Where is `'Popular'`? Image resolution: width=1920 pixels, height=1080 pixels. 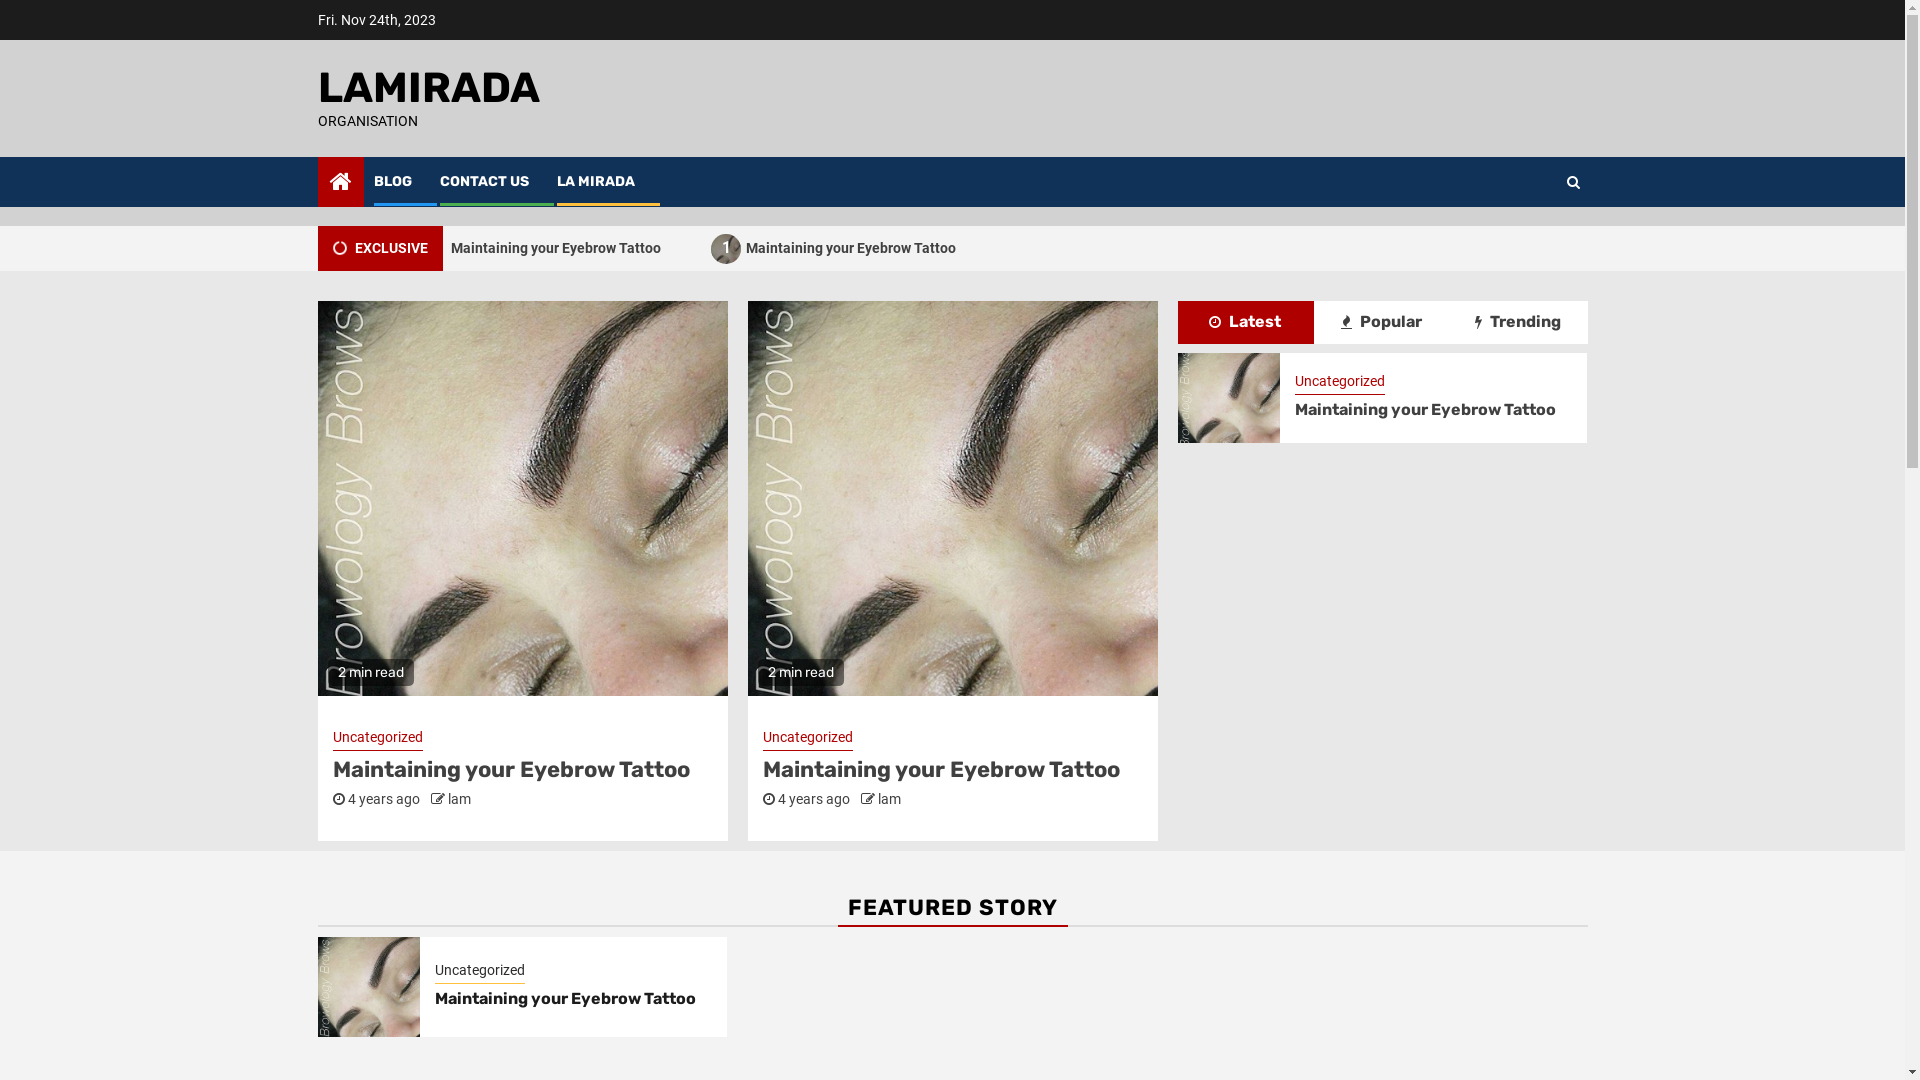
'Popular' is located at coordinates (1325, 321).